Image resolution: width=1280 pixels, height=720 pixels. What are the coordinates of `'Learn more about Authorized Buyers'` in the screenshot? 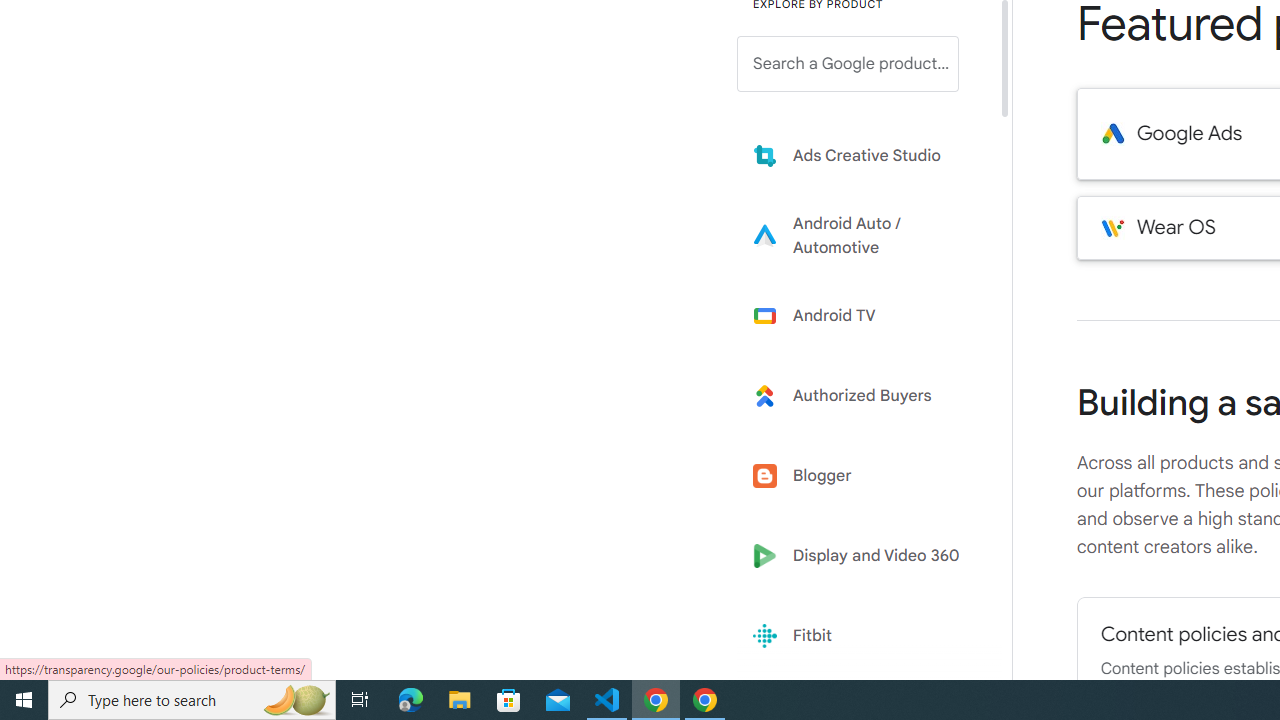 It's located at (862, 396).